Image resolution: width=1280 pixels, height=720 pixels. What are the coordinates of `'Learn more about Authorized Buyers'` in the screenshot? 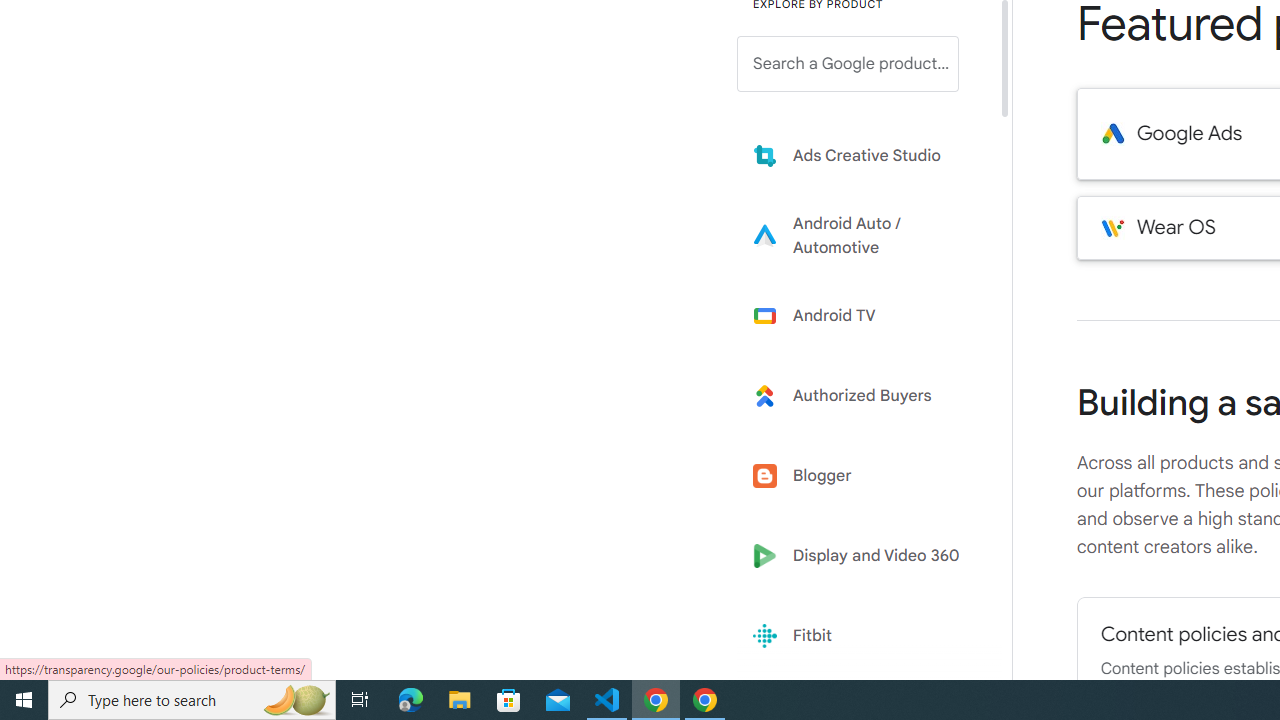 It's located at (862, 396).